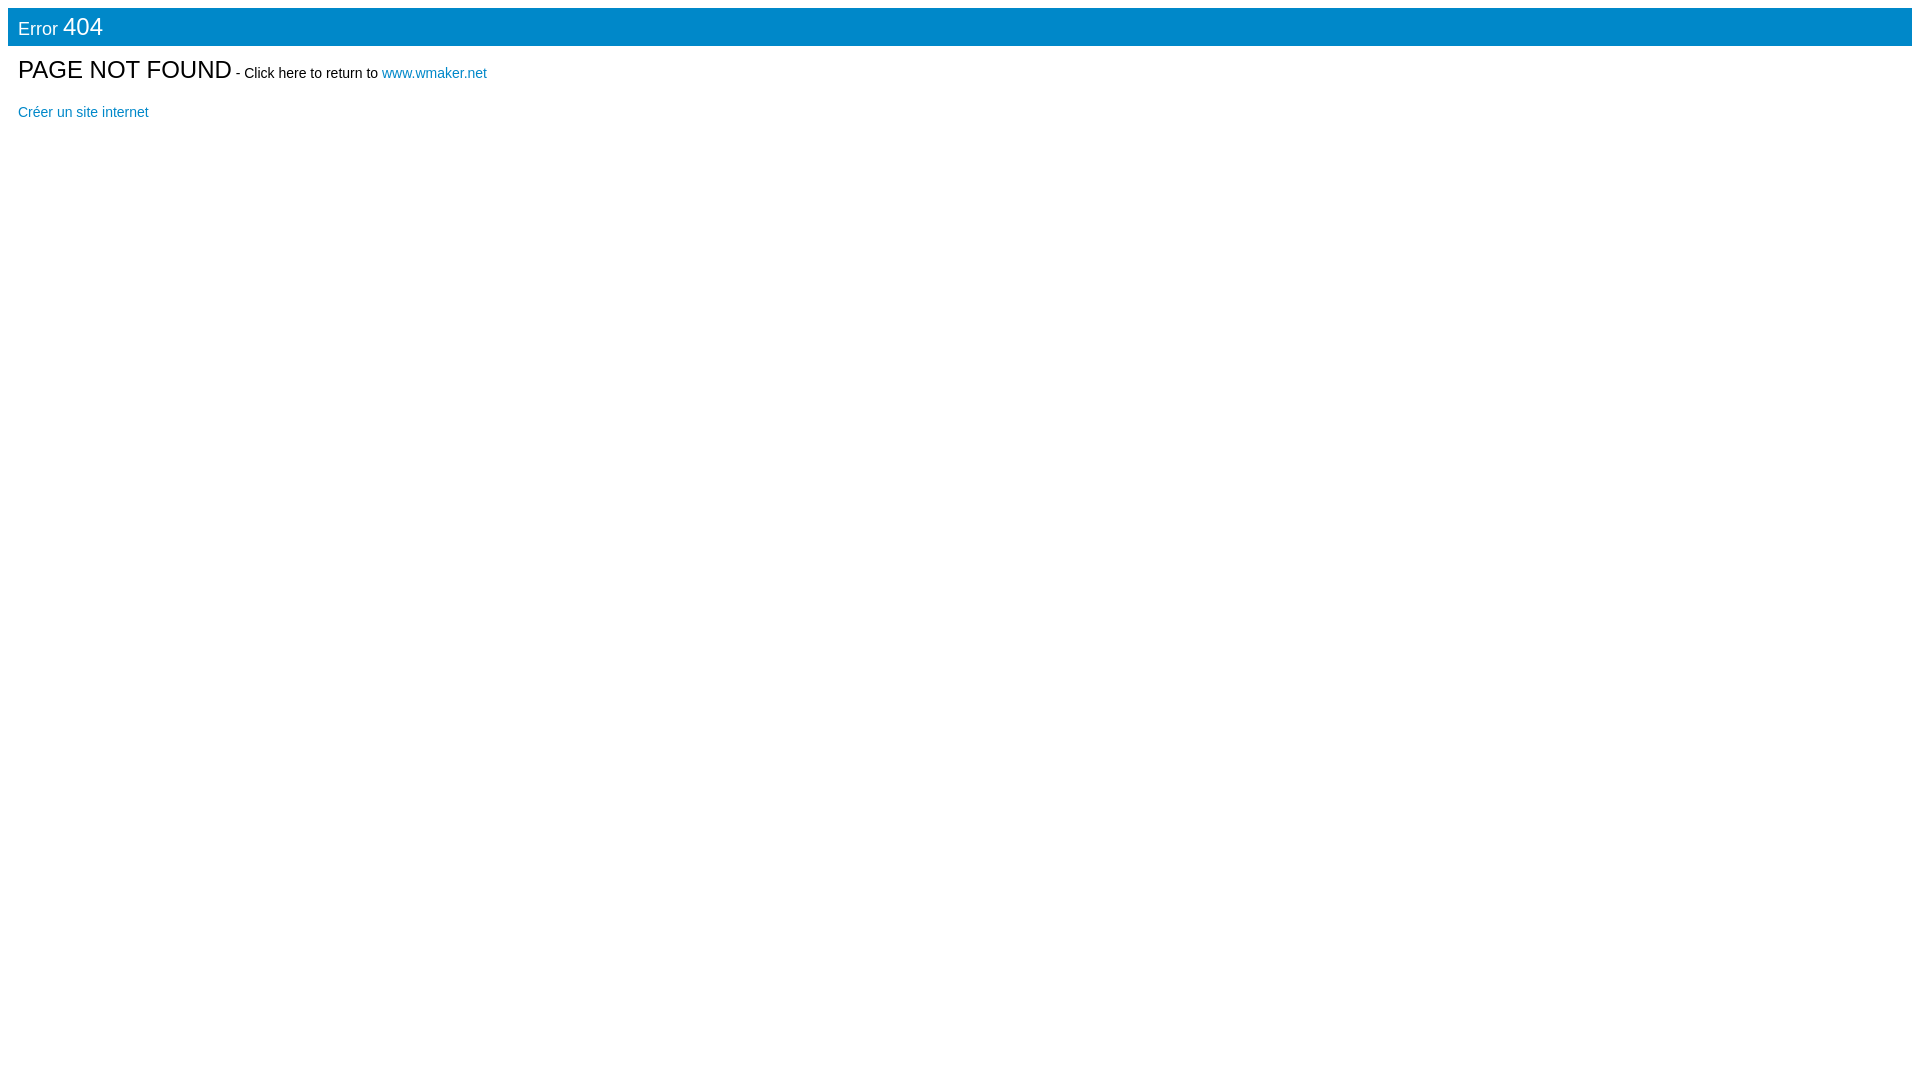 The width and height of the screenshot is (1920, 1080). Describe the element at coordinates (433, 72) in the screenshot. I see `'www.wmaker.net'` at that location.